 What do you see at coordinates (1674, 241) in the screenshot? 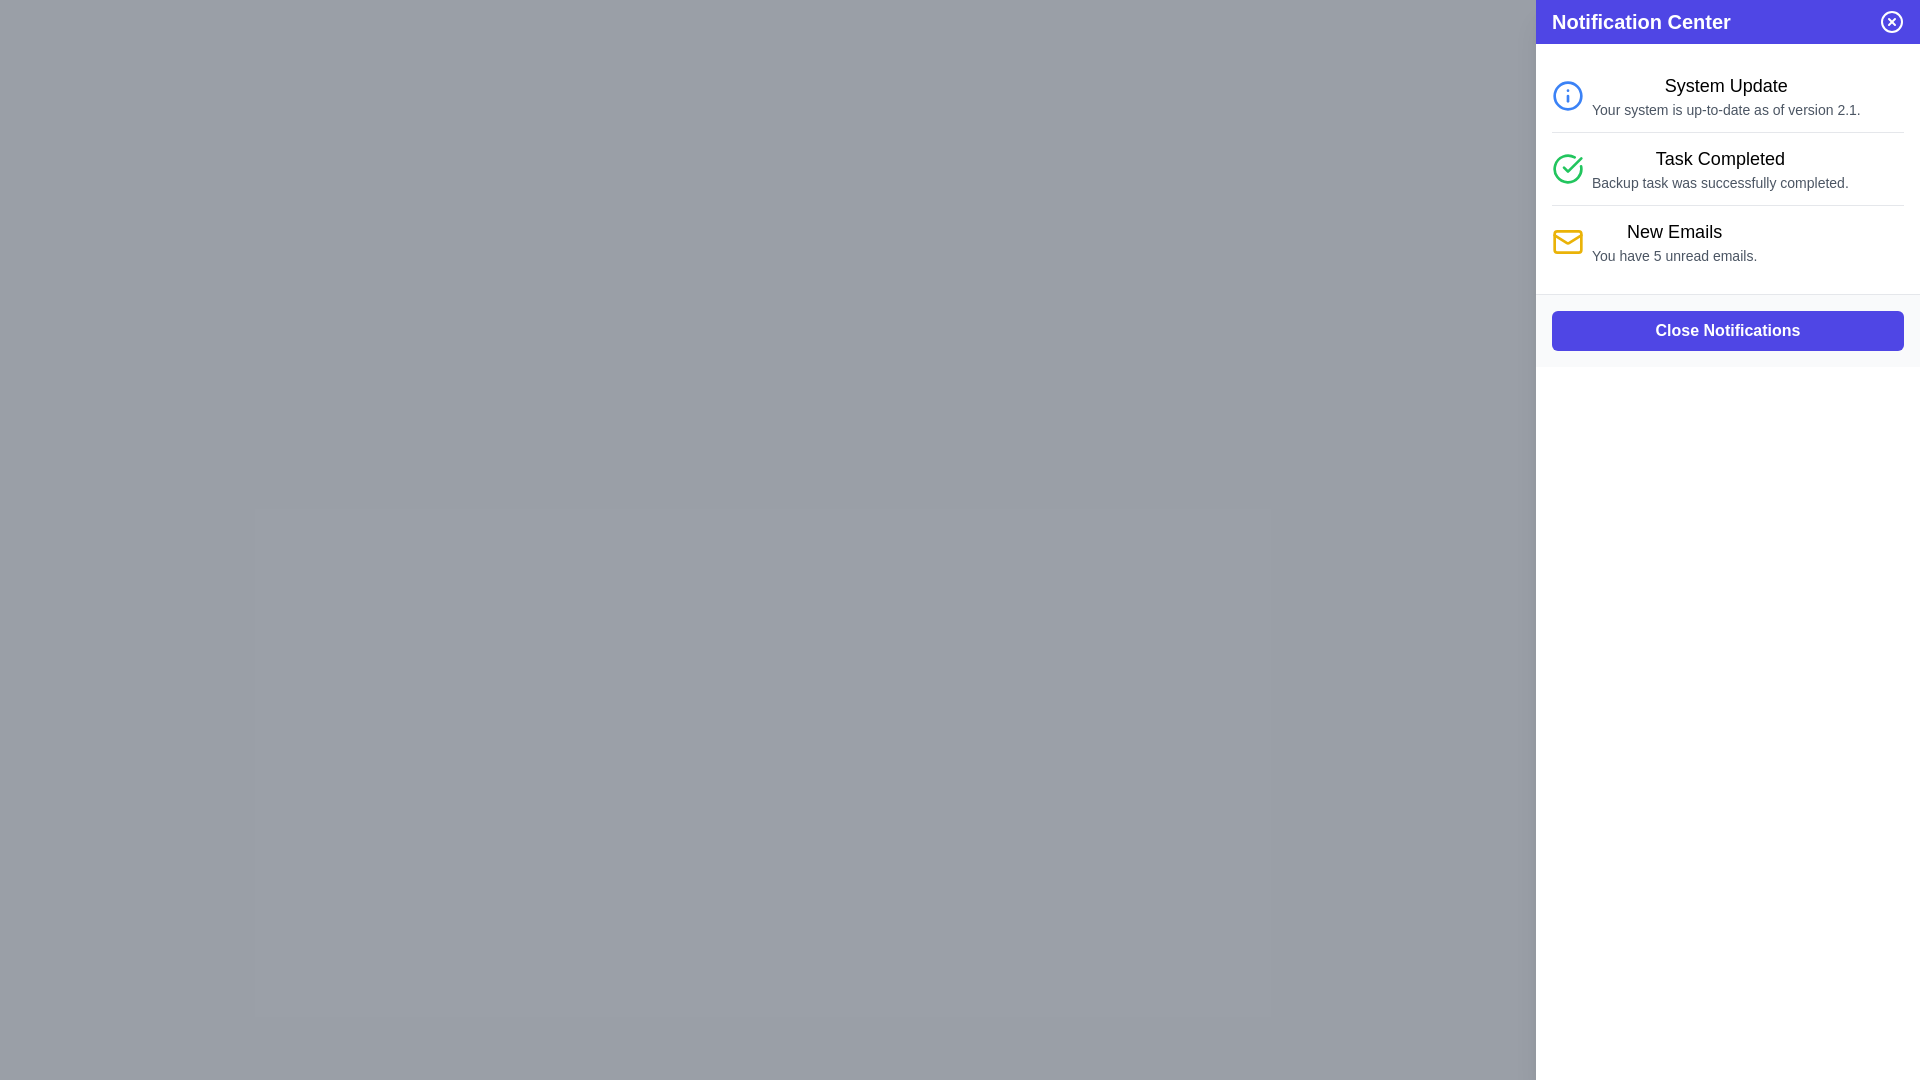
I see `the Text Display element that shows the count of unread emails, indicating interactive functionality` at bounding box center [1674, 241].